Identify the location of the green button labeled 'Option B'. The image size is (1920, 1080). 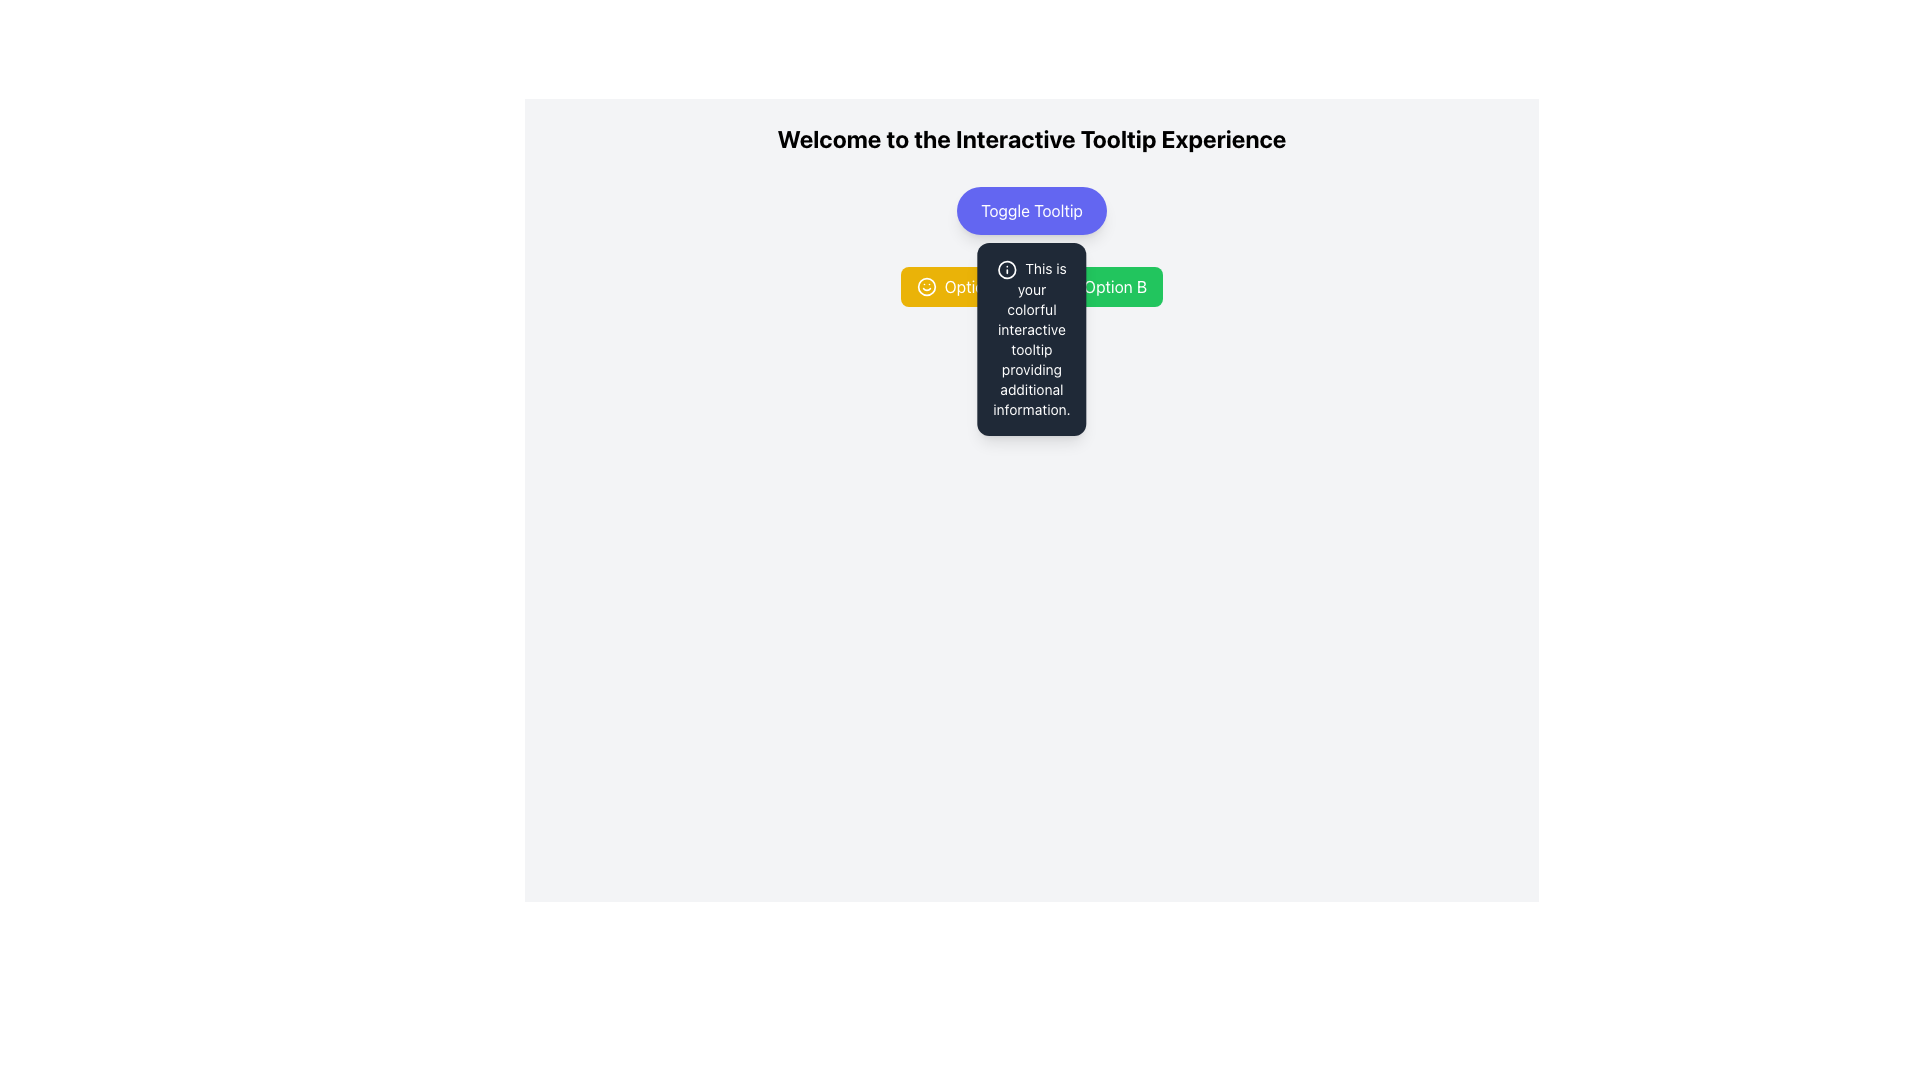
(1100, 286).